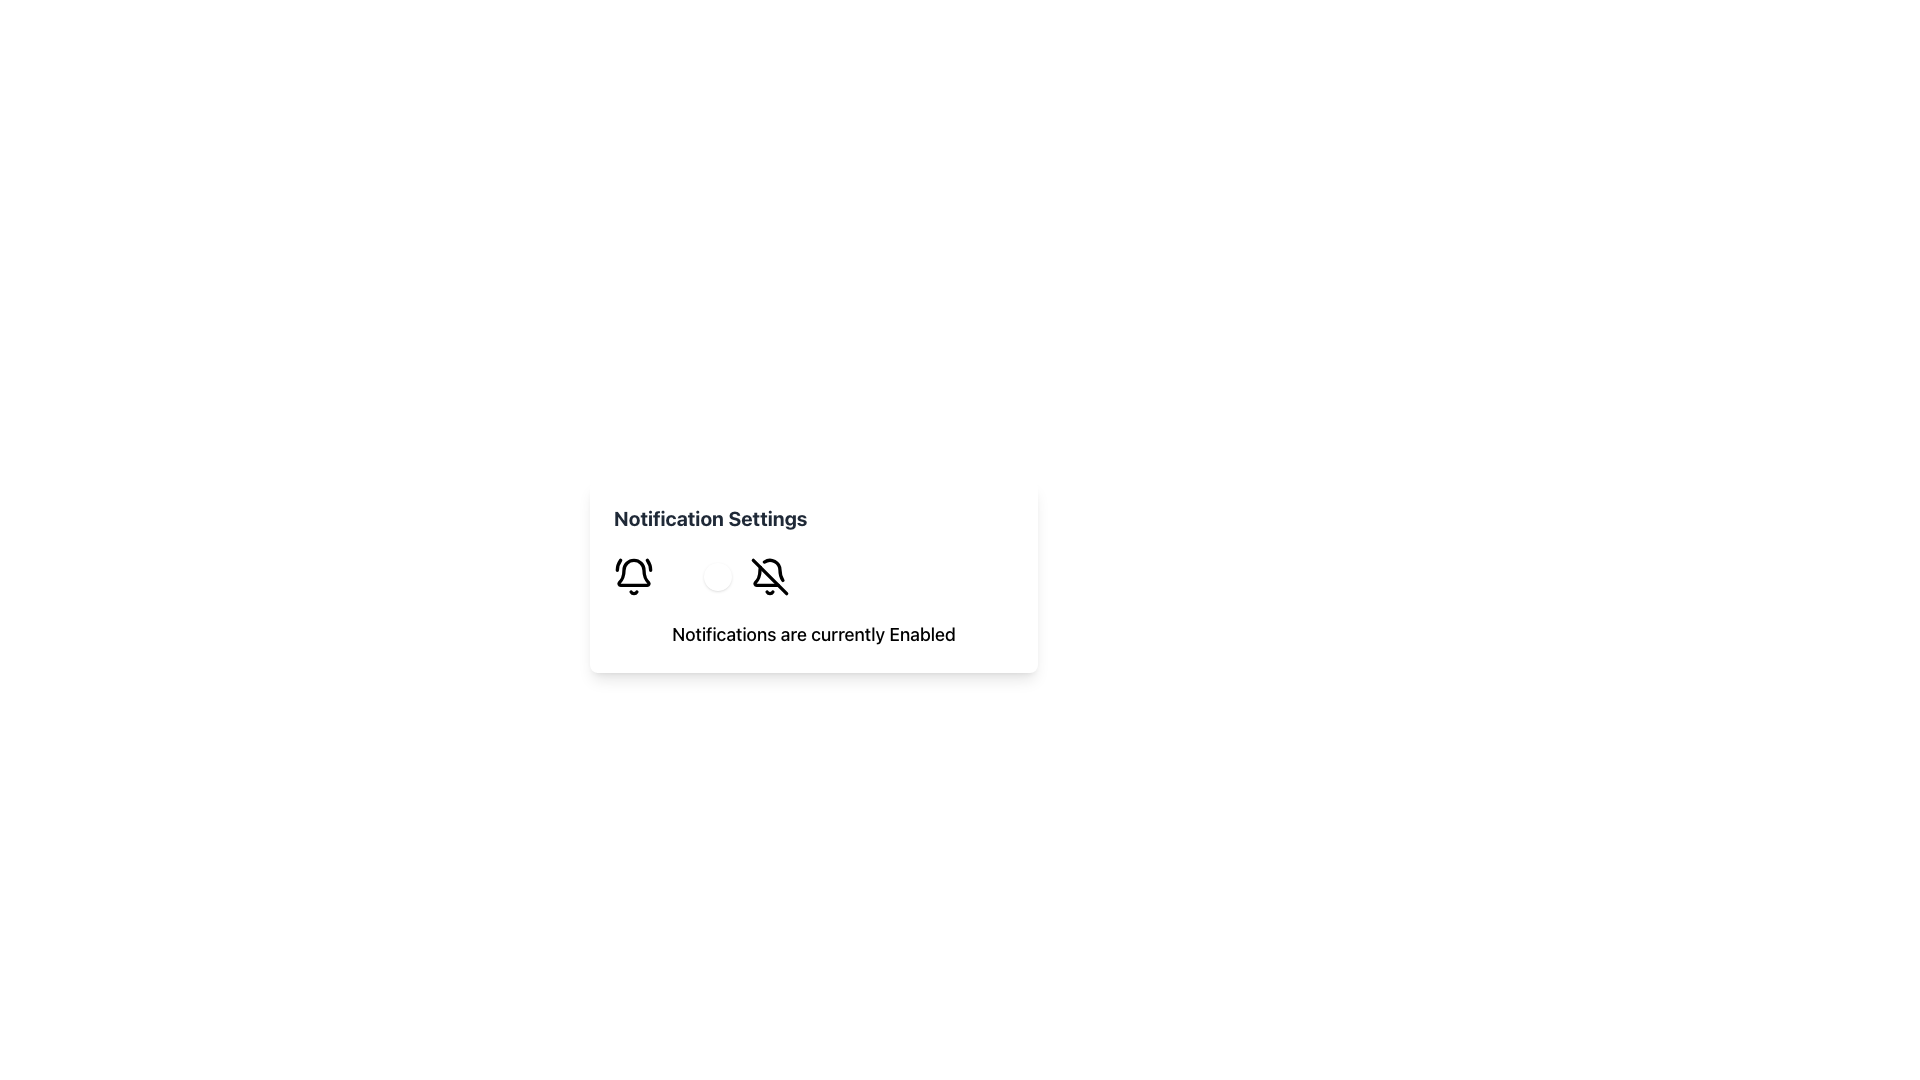  Describe the element at coordinates (814, 577) in the screenshot. I see `the Interactive Toggle Menu located below 'Notification Settings'` at that location.